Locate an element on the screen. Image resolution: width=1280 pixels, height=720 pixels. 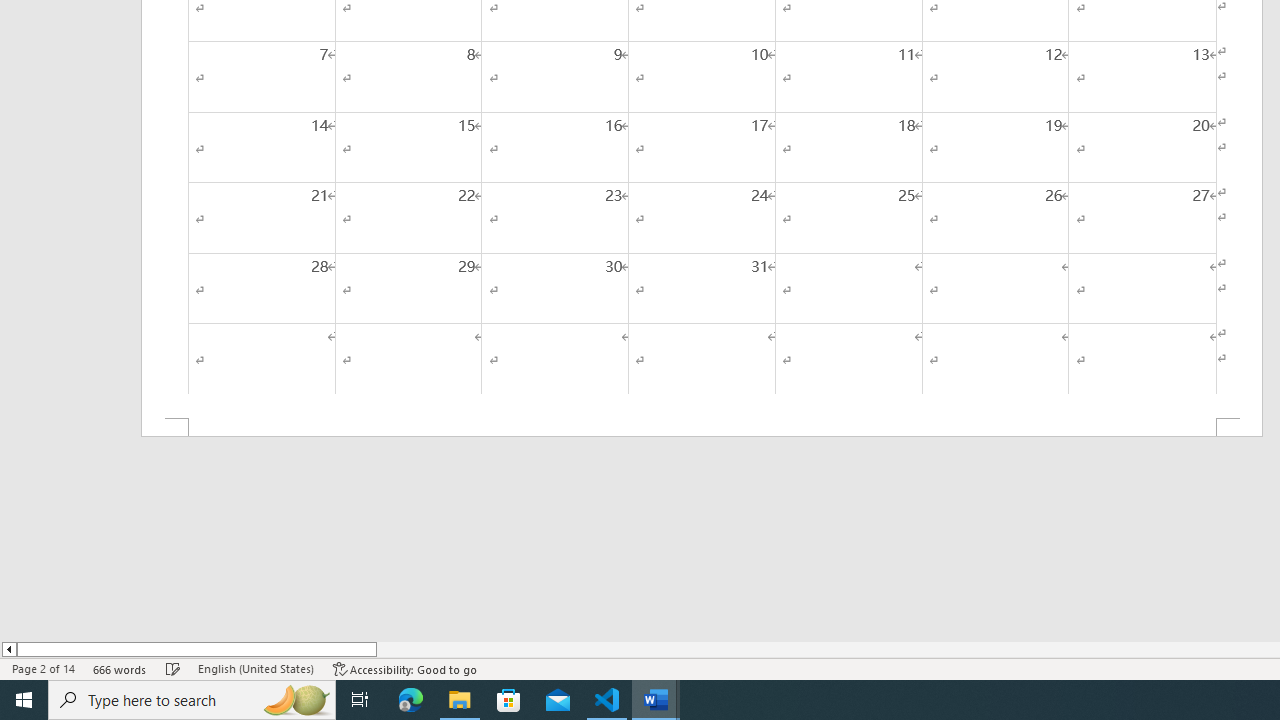
'Column left' is located at coordinates (8, 649).